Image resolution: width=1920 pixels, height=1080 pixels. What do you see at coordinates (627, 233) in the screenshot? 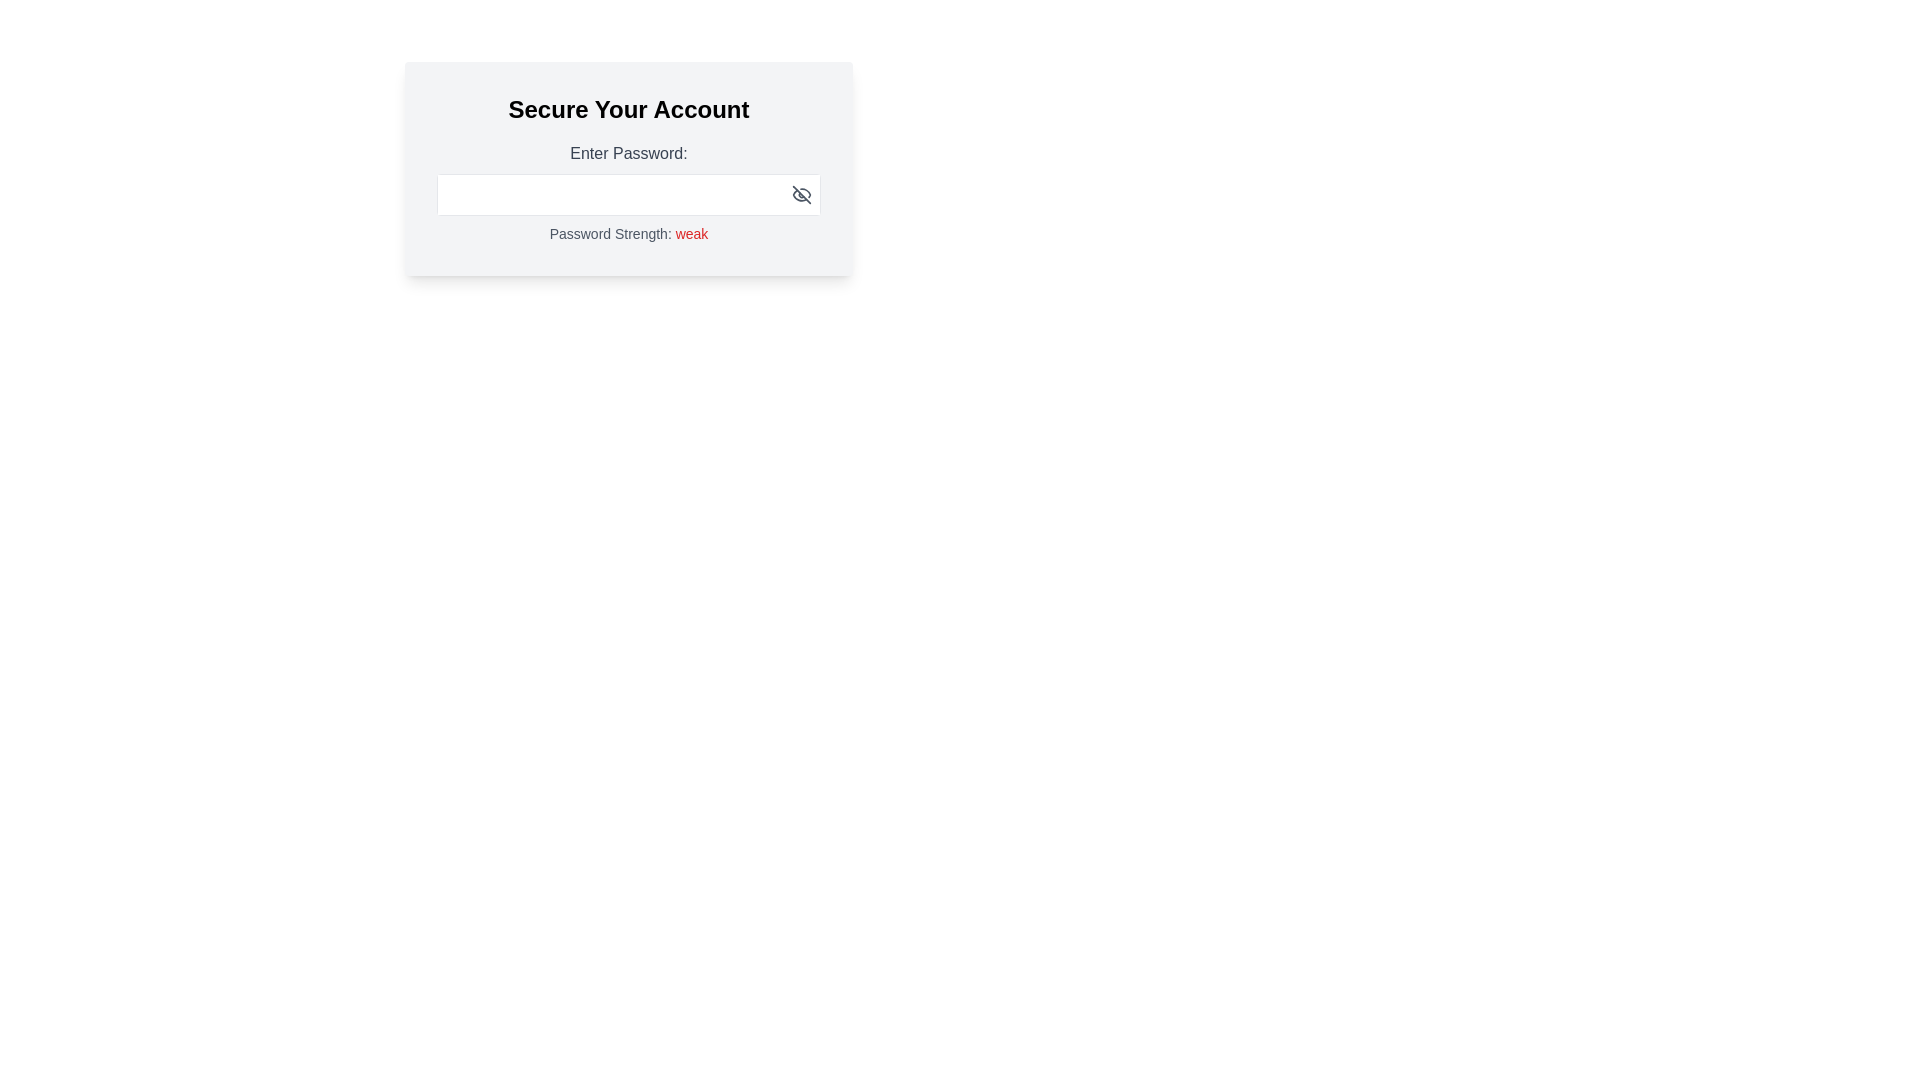
I see `text message displayed in the 'Password Strength: weak' text label, which is part of the password input section in the 'Secure Your Account' card interface` at bounding box center [627, 233].